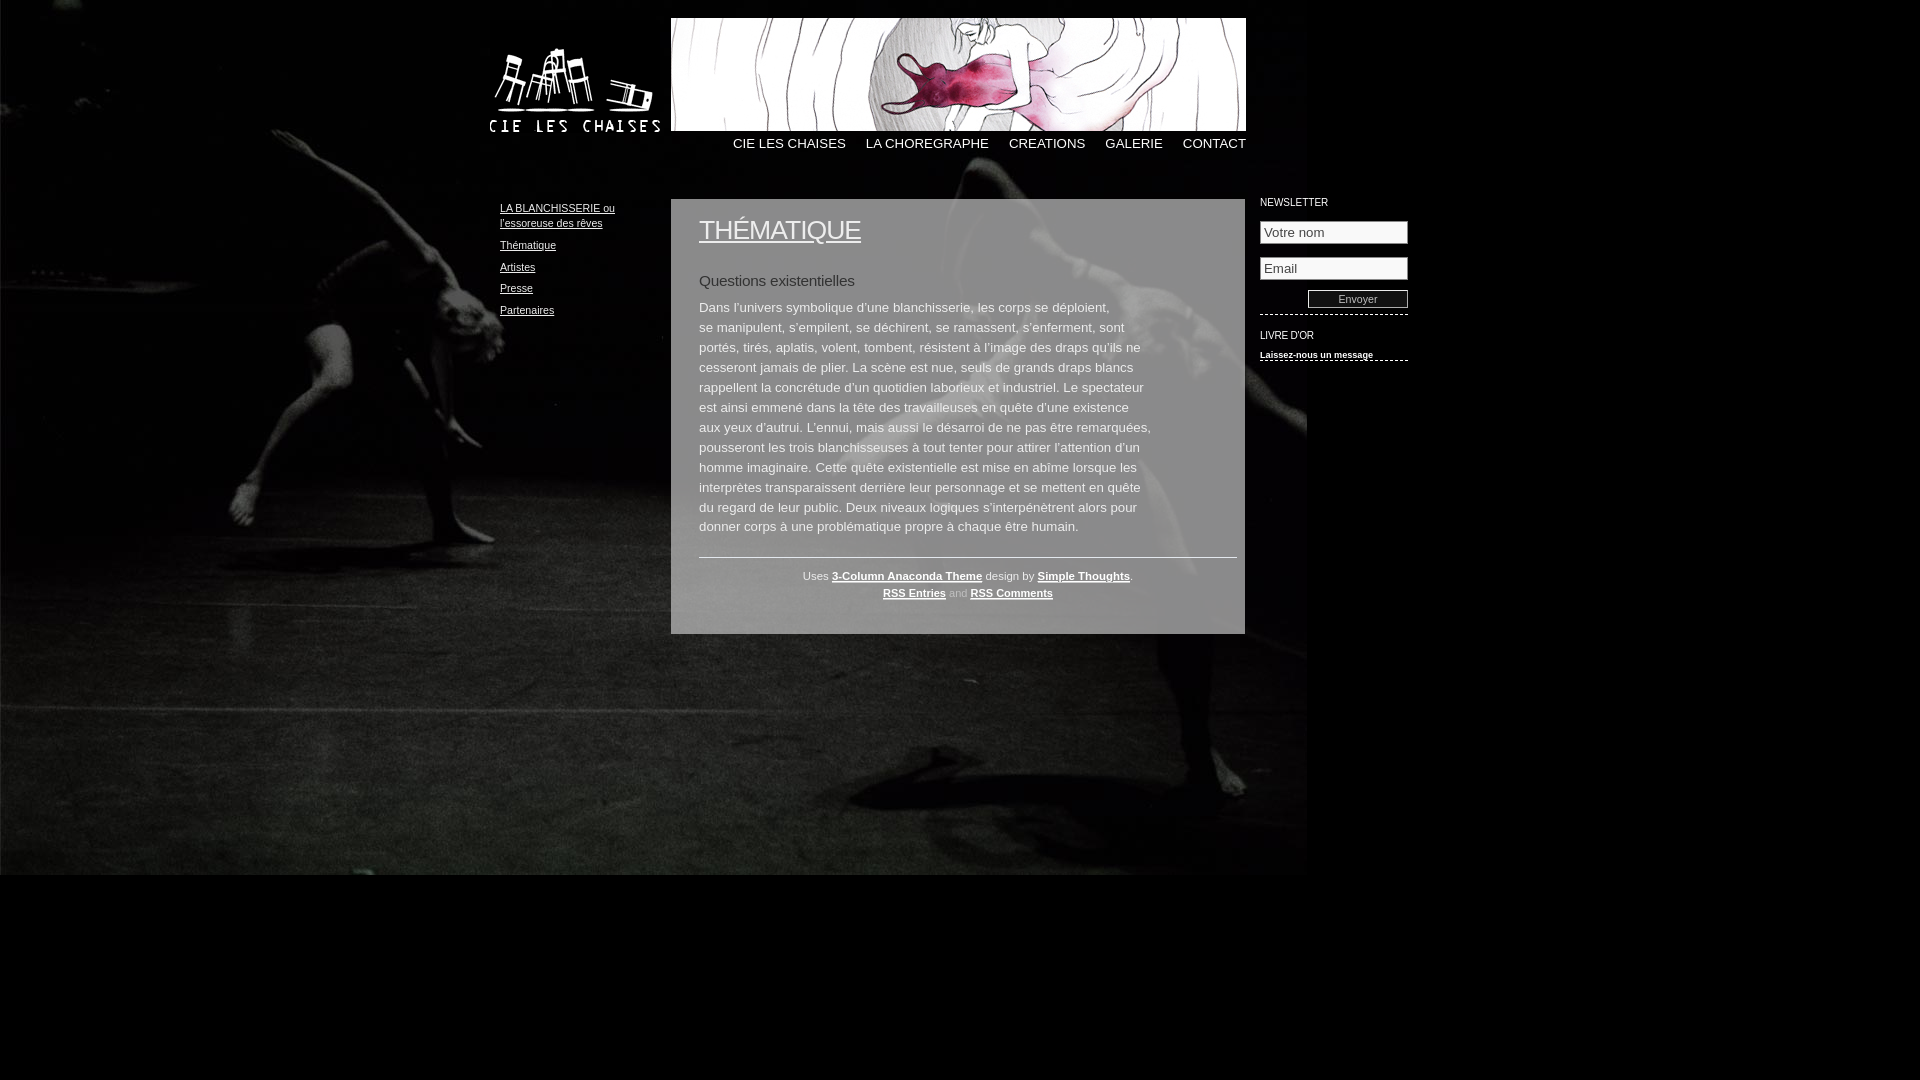  What do you see at coordinates (1011, 592) in the screenshot?
I see `'RSS Comments'` at bounding box center [1011, 592].